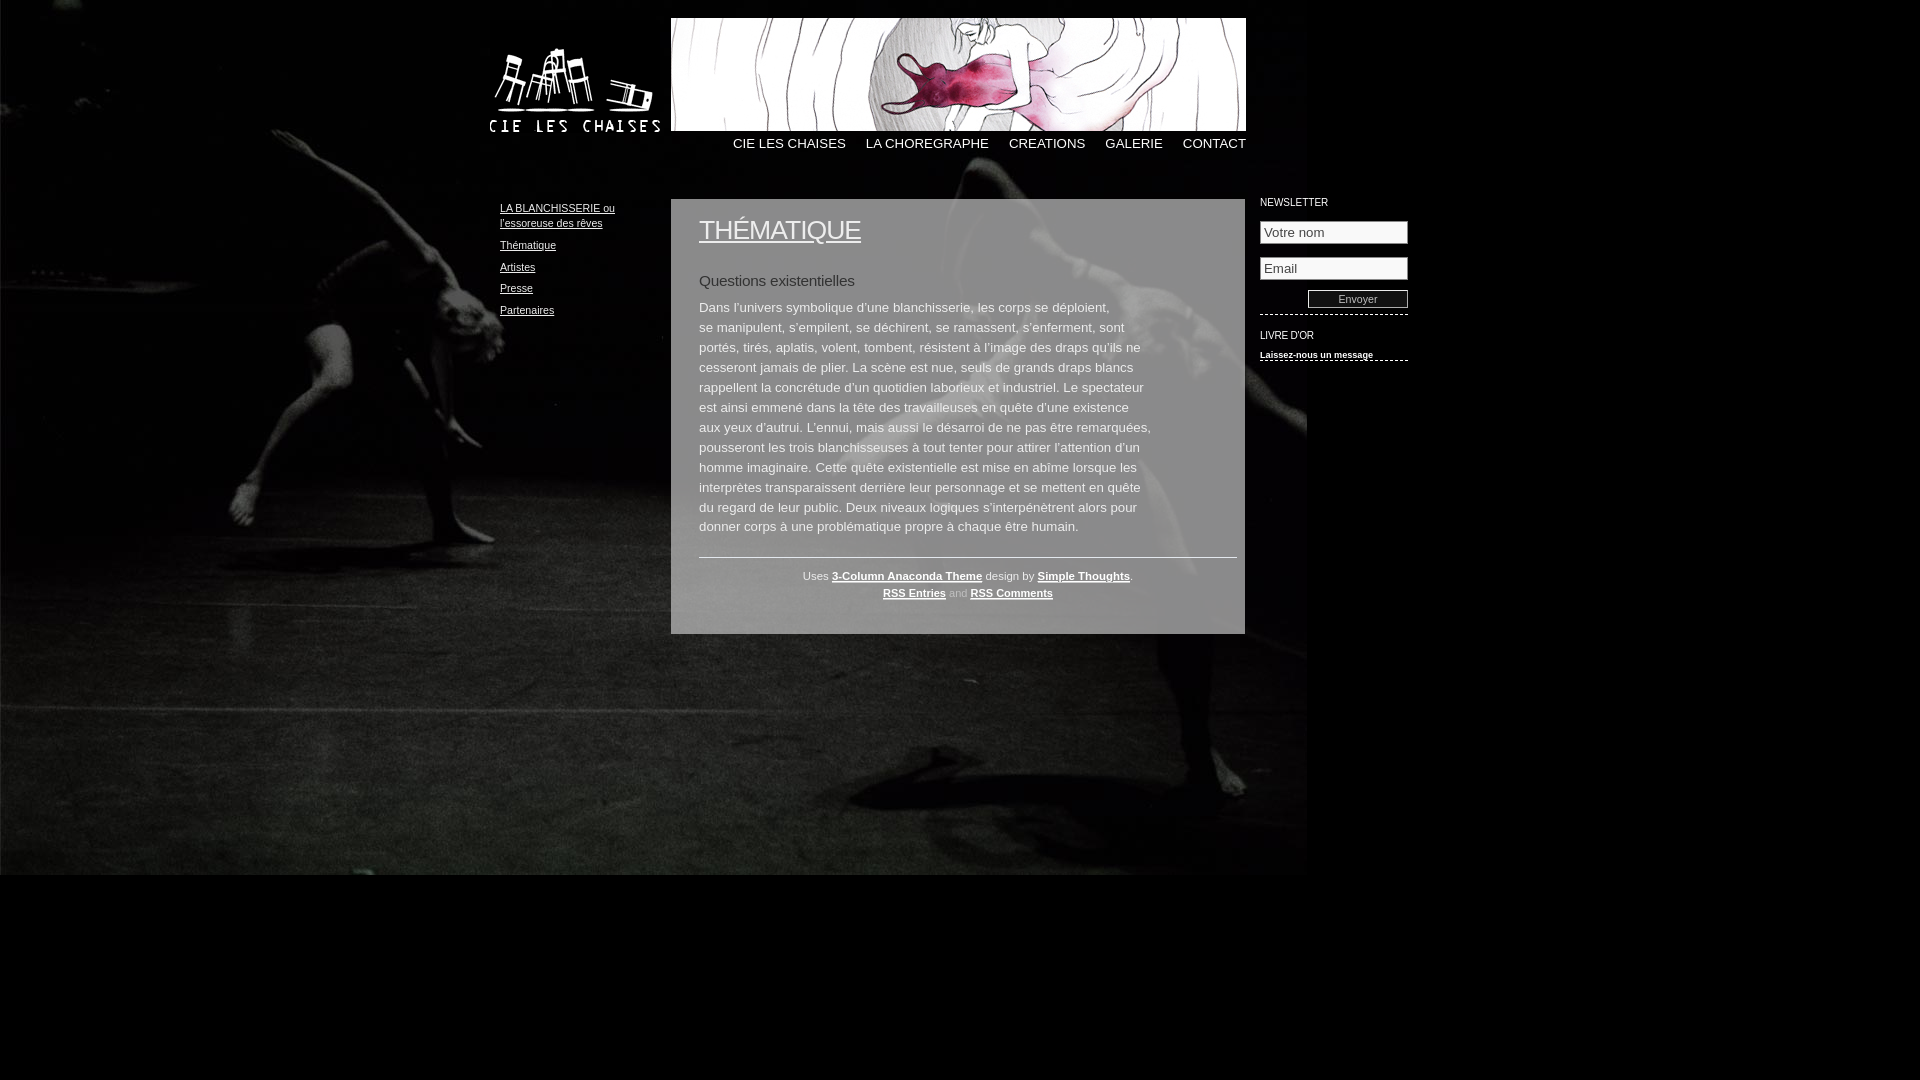  What do you see at coordinates (1011, 592) in the screenshot?
I see `'RSS Comments'` at bounding box center [1011, 592].